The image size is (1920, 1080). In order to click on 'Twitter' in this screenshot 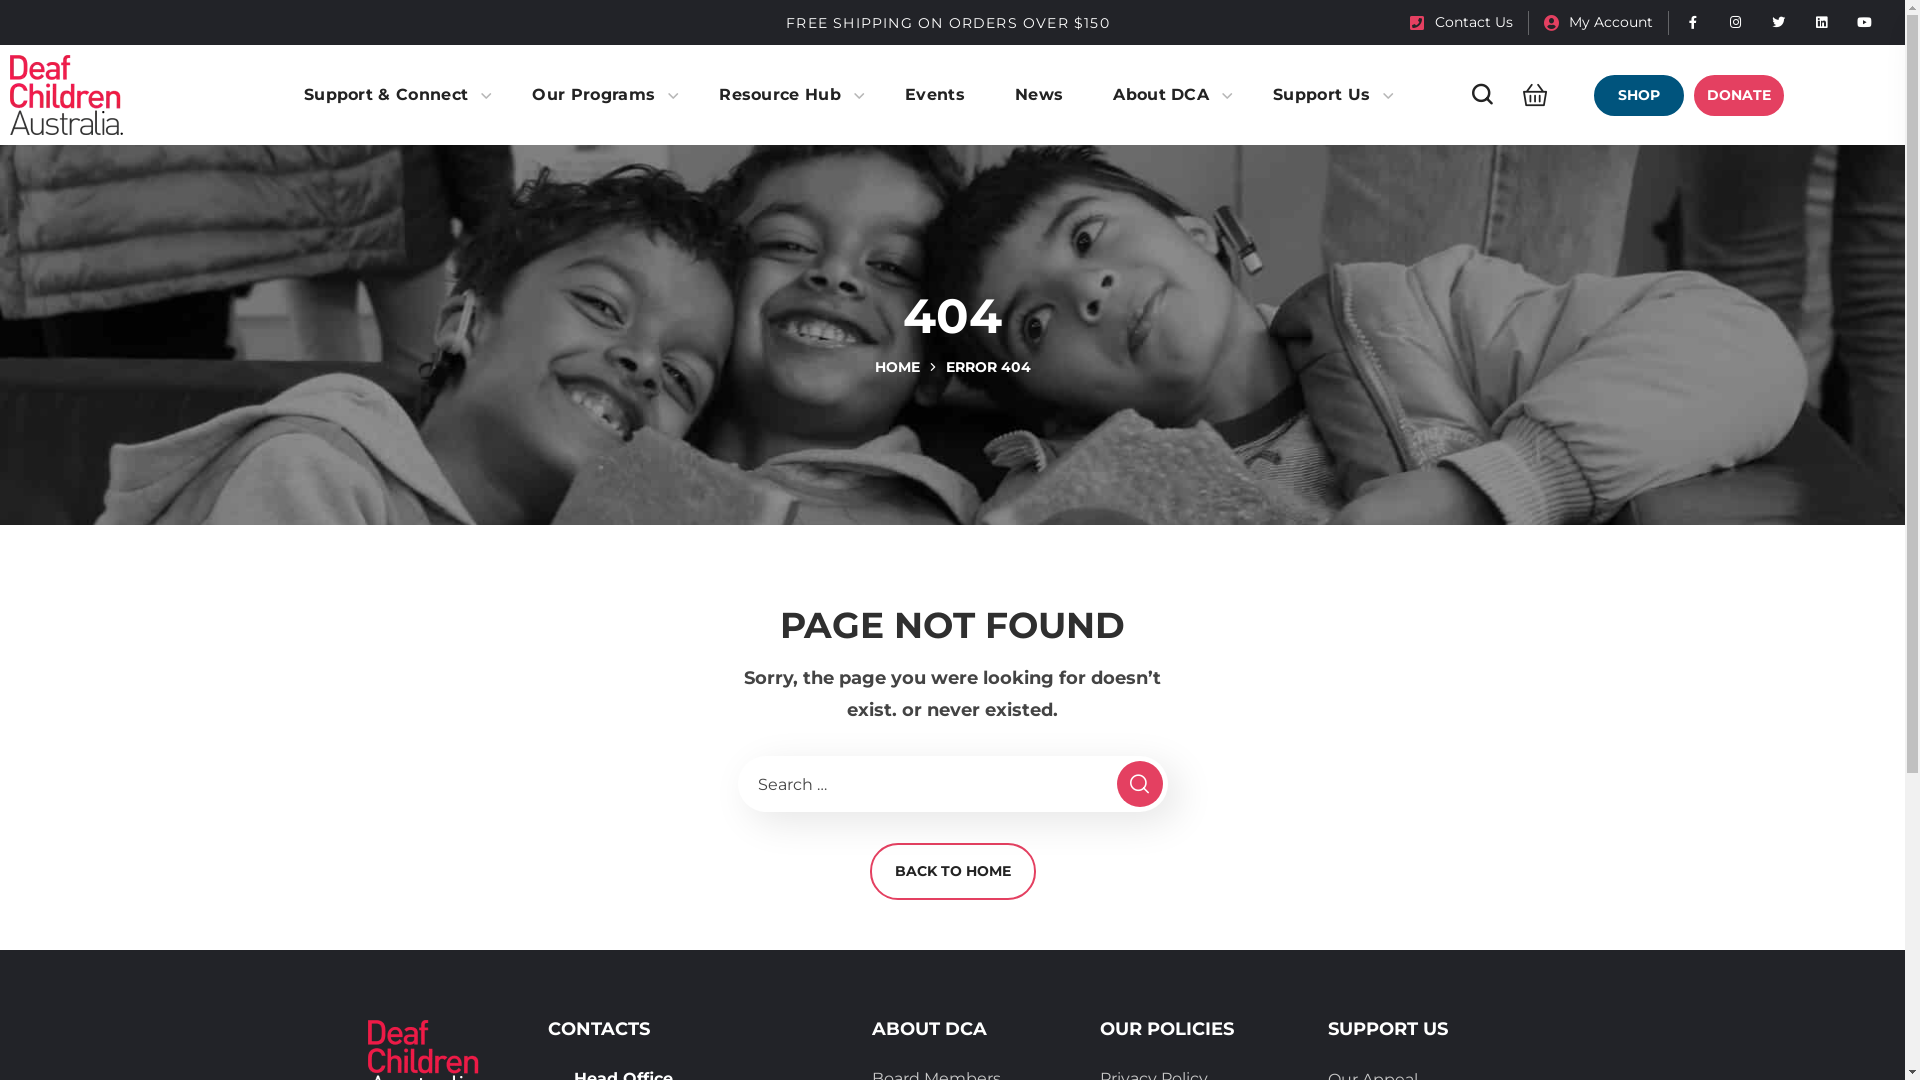, I will do `click(1779, 23)`.